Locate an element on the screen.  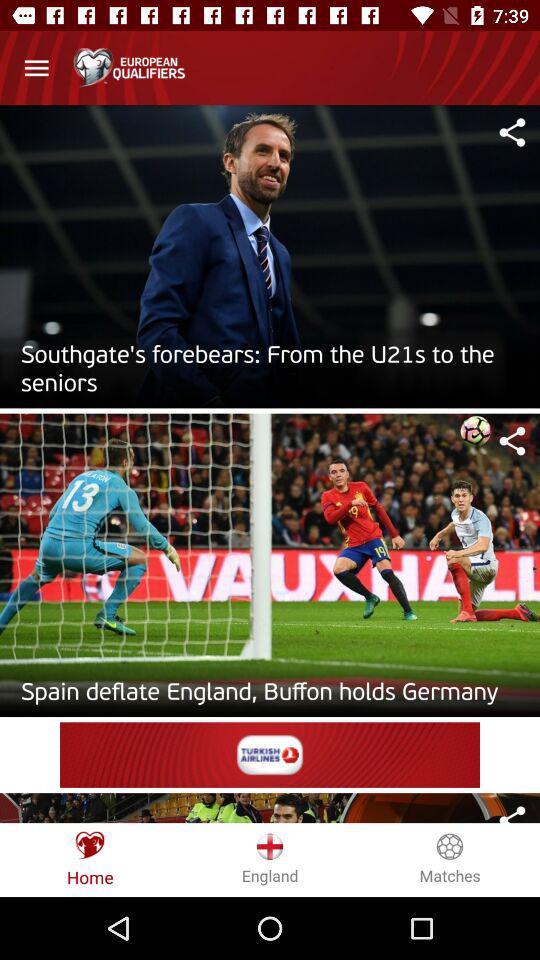
share the article is located at coordinates (512, 813).